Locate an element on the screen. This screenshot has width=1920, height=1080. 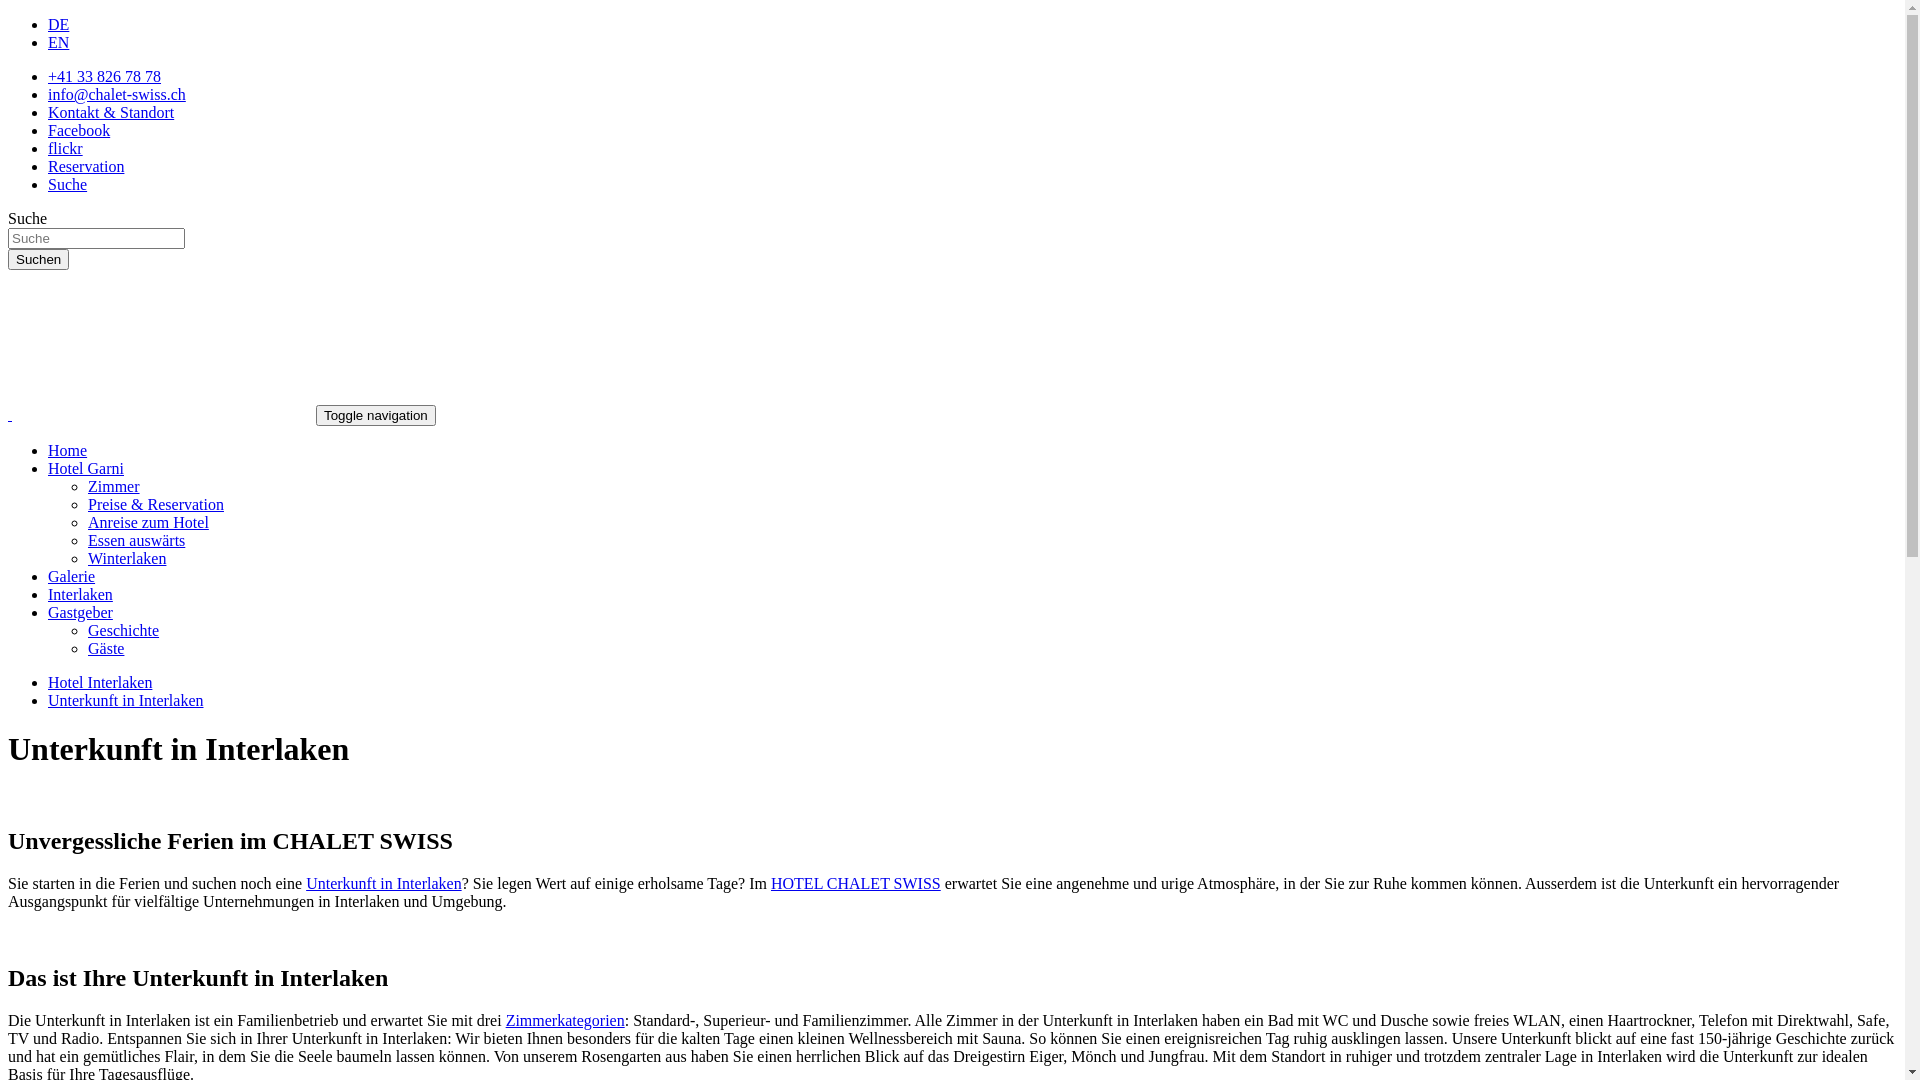
'Home' is located at coordinates (67, 450).